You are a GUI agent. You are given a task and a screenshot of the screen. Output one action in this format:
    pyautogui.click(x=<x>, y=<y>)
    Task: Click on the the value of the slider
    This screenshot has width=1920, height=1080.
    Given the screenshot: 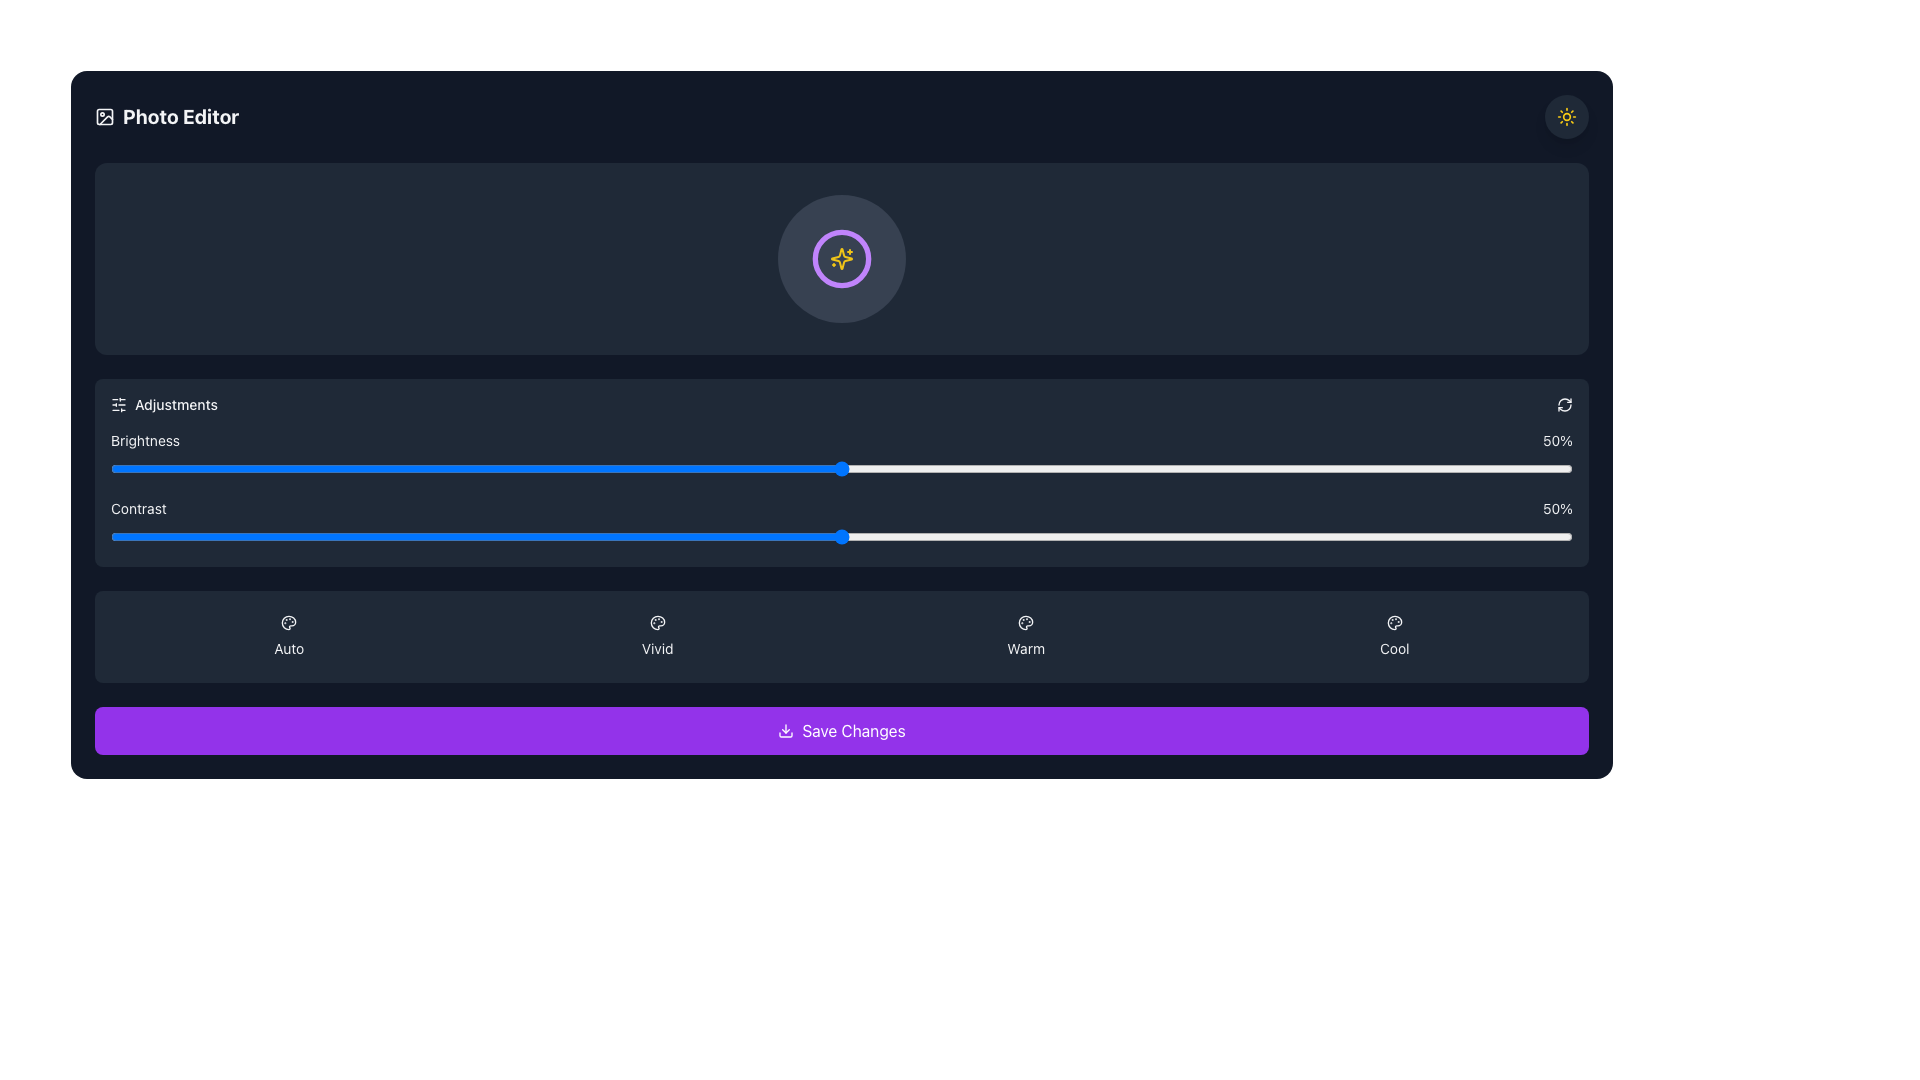 What is the action you would take?
    pyautogui.click(x=1178, y=535)
    